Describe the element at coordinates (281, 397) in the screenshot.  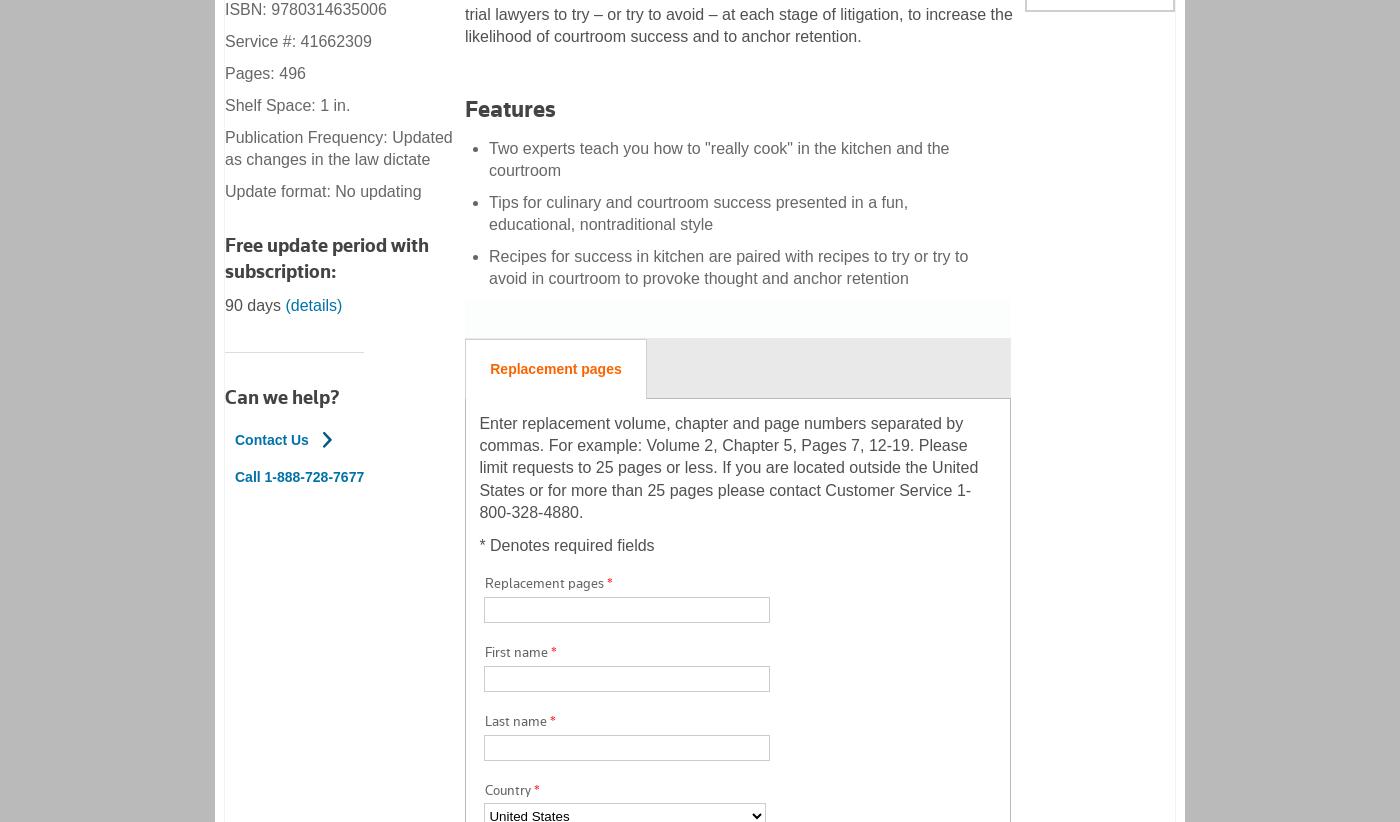
I see `'Can we help?'` at that location.